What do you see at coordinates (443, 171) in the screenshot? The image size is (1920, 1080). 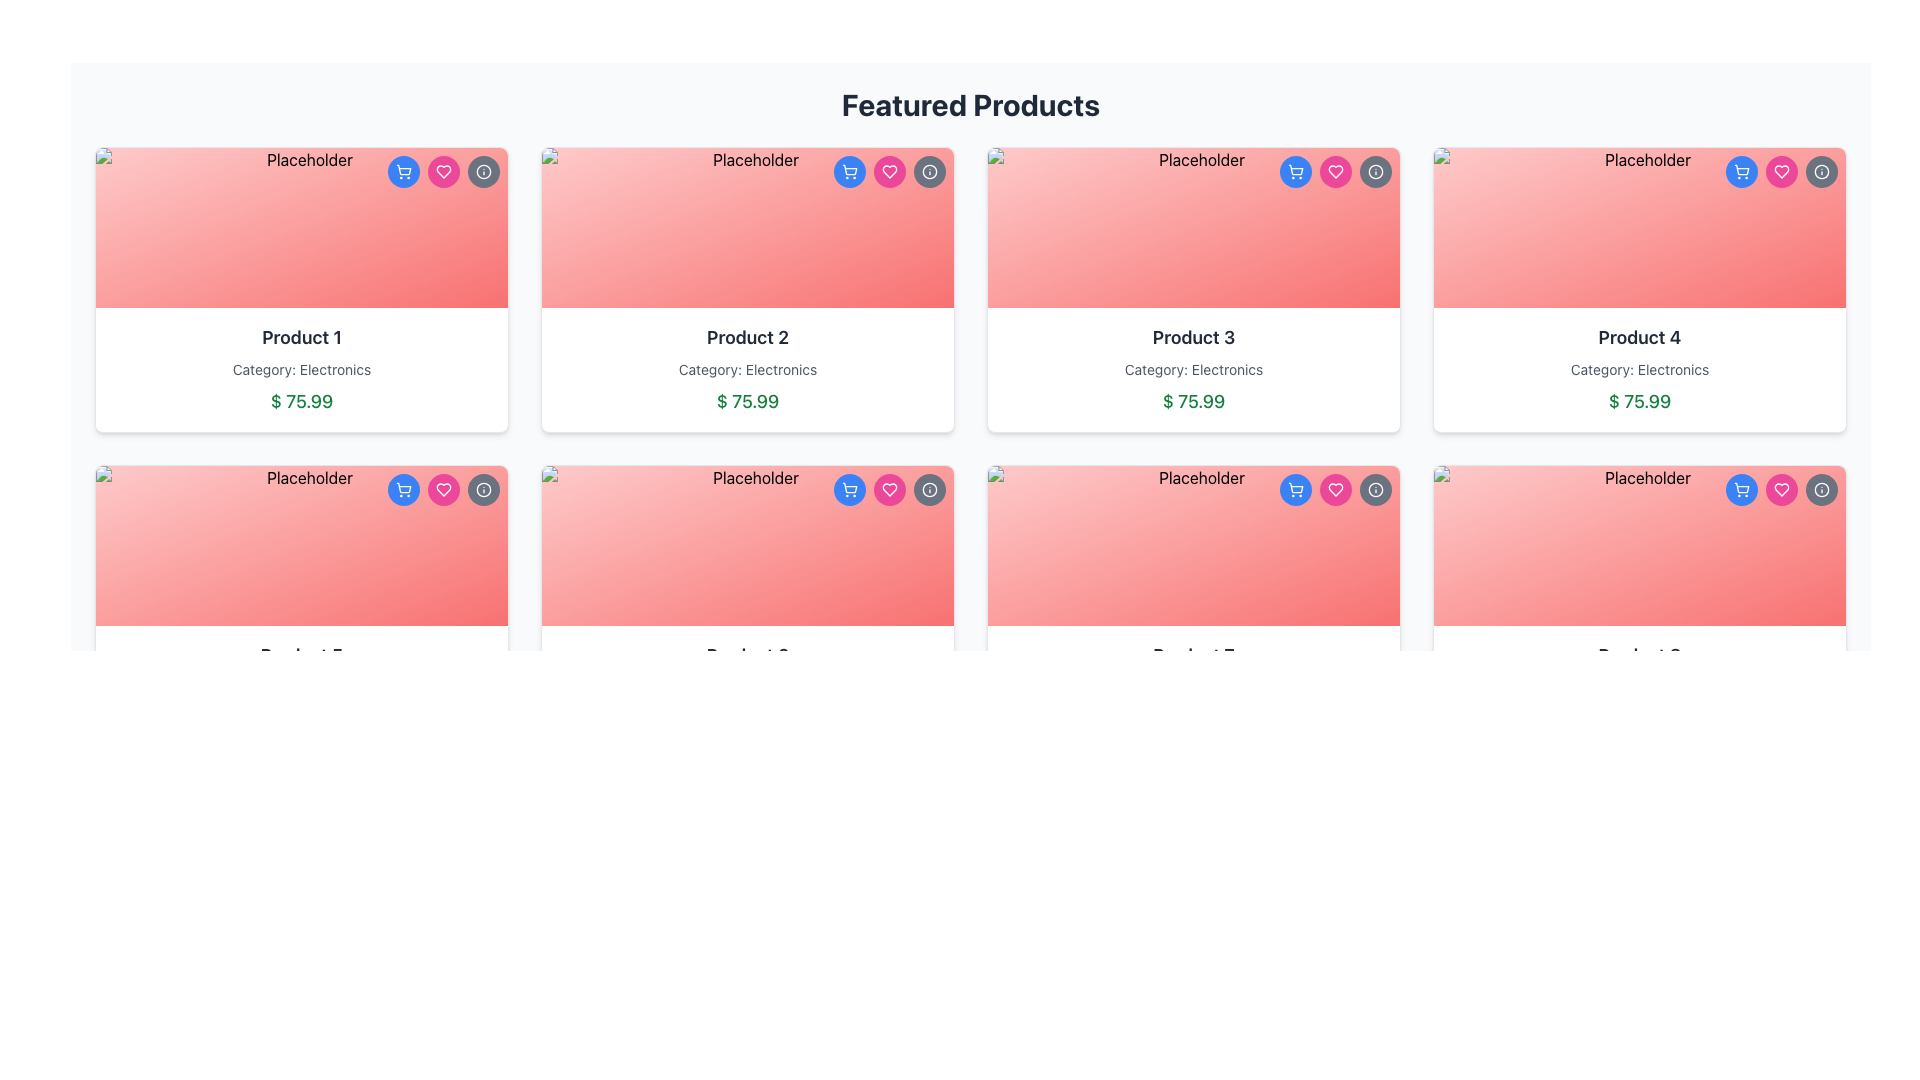 I see `the heart icon button located in the top-right corner of the first product card` at bounding box center [443, 171].